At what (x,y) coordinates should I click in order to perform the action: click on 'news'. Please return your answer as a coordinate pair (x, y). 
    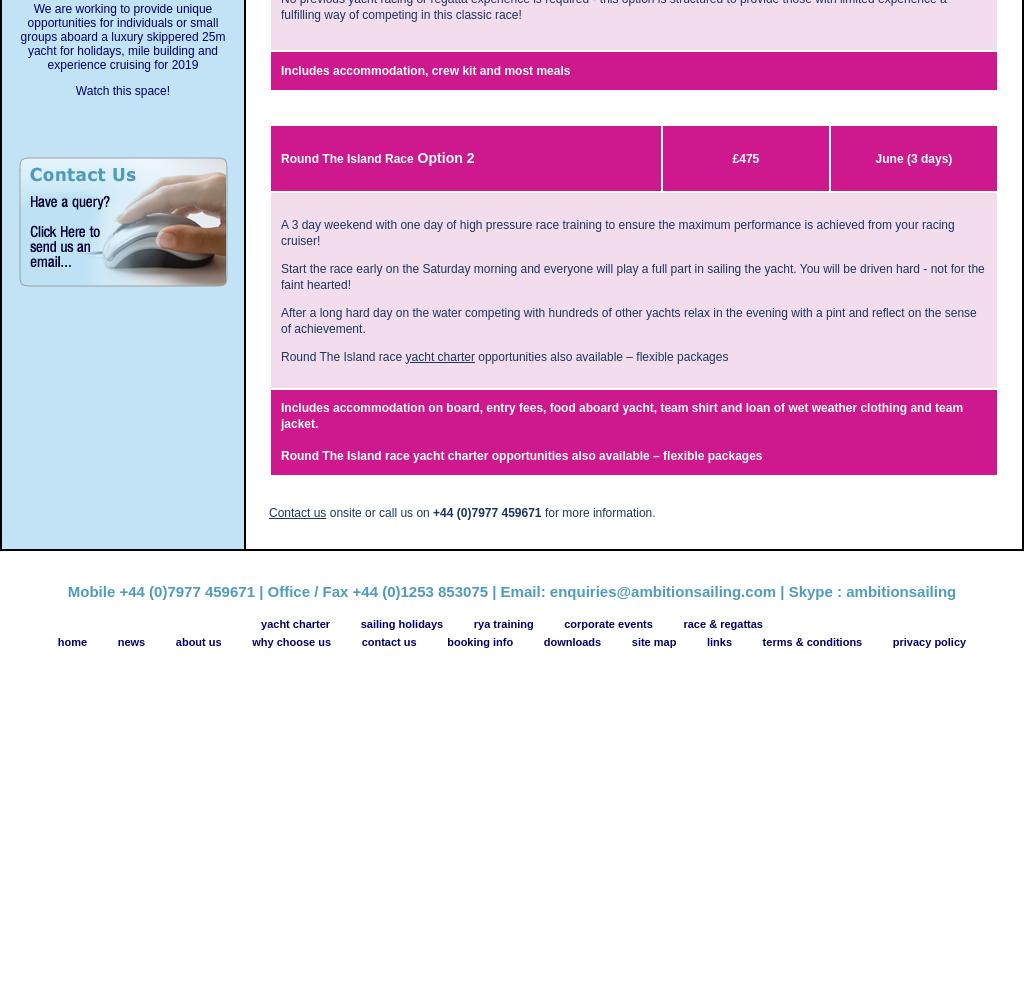
    Looking at the image, I should click on (129, 641).